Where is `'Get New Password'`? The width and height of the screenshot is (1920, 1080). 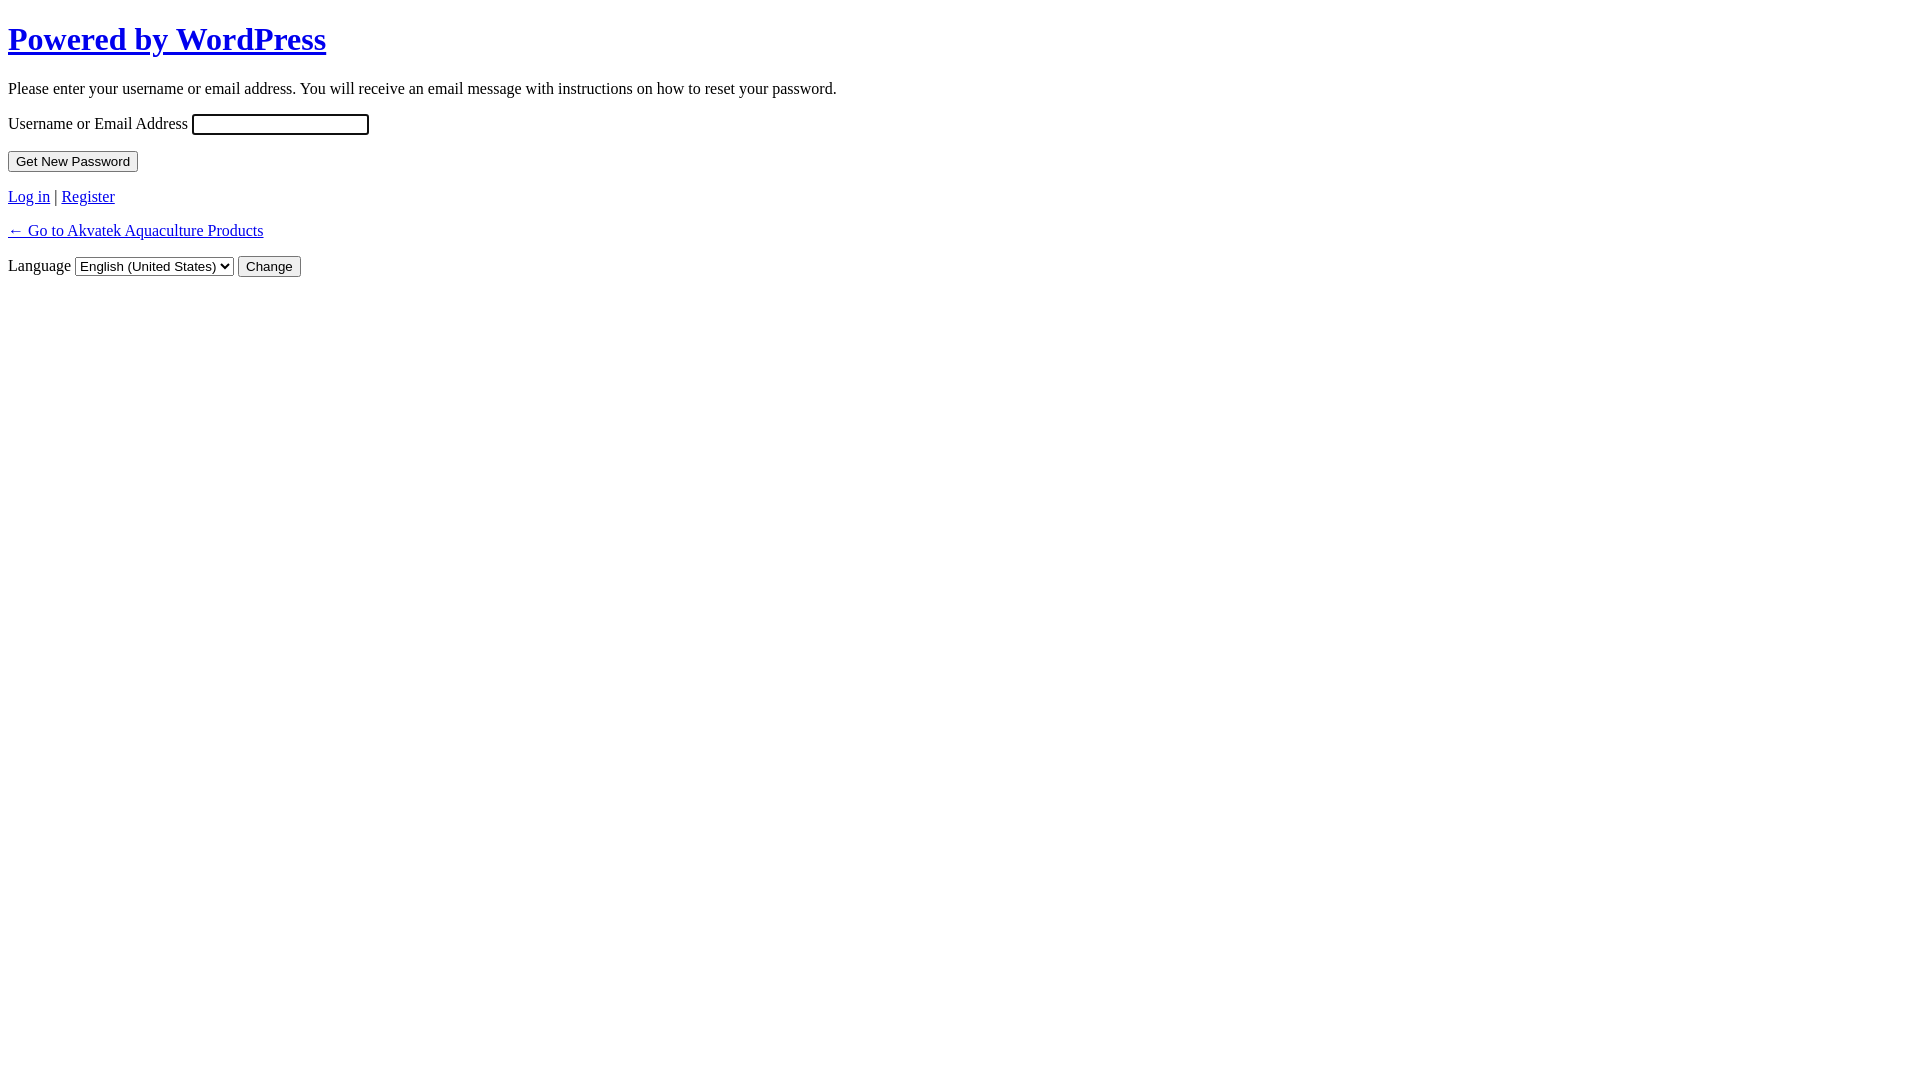 'Get New Password' is located at coordinates (72, 160).